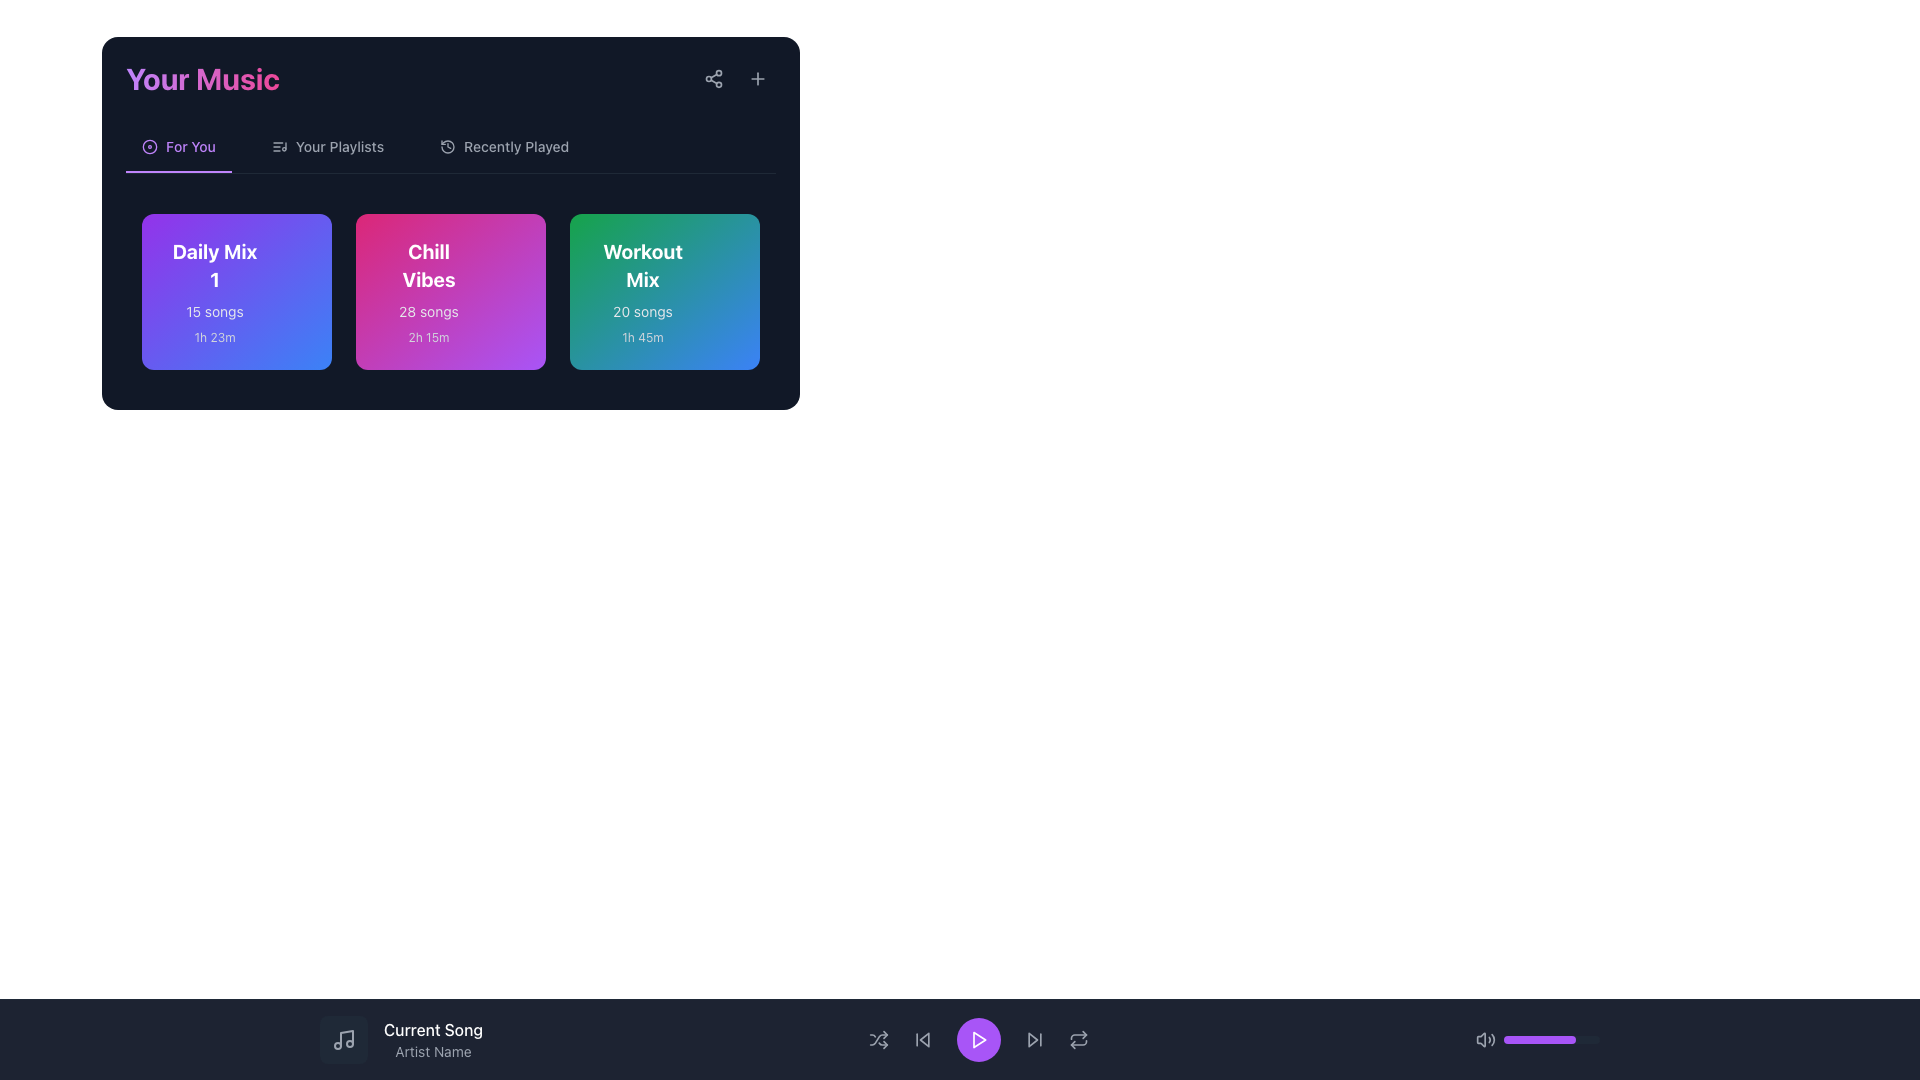 Image resolution: width=1920 pixels, height=1080 pixels. What do you see at coordinates (450, 292) in the screenshot?
I see `the 'Chill Vibes' interactive card, which is the second card in the playlist layout under the 'Your Music' header` at bounding box center [450, 292].